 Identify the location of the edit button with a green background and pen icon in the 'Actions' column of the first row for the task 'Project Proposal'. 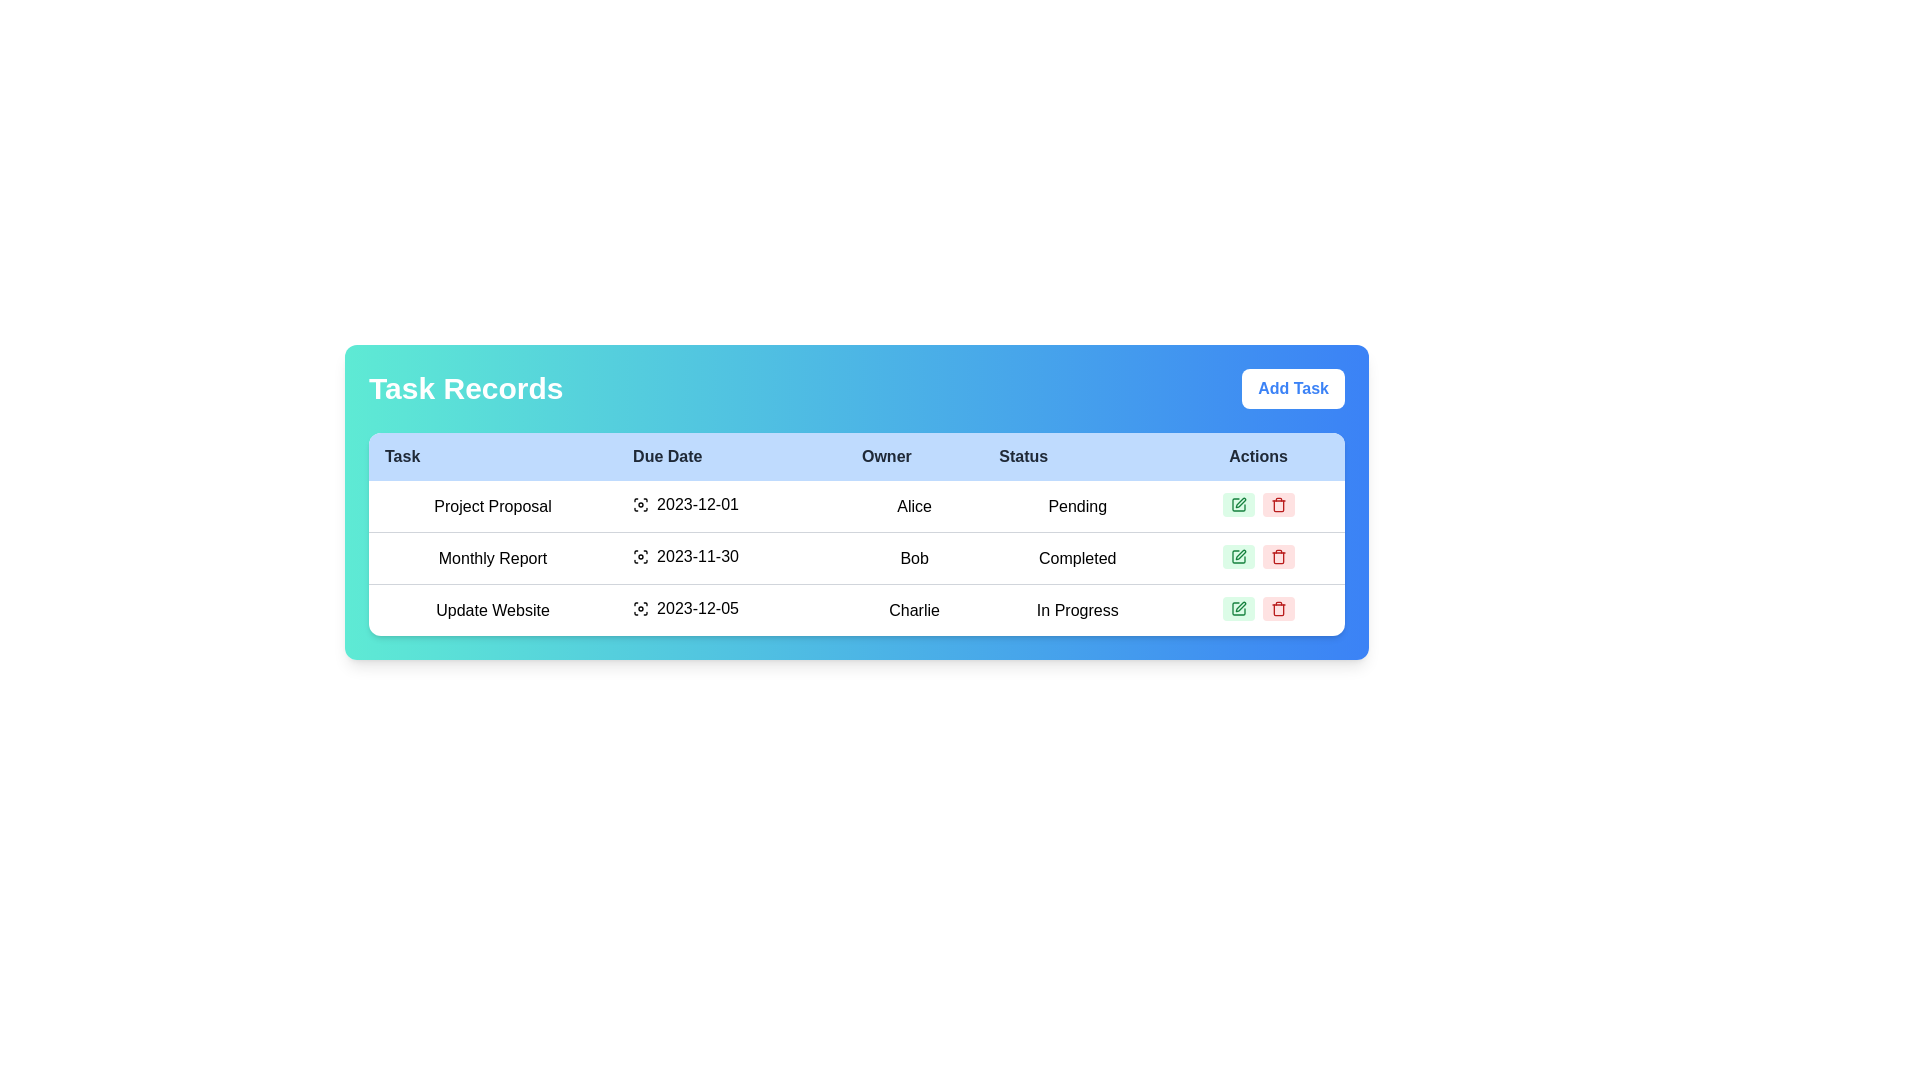
(1237, 504).